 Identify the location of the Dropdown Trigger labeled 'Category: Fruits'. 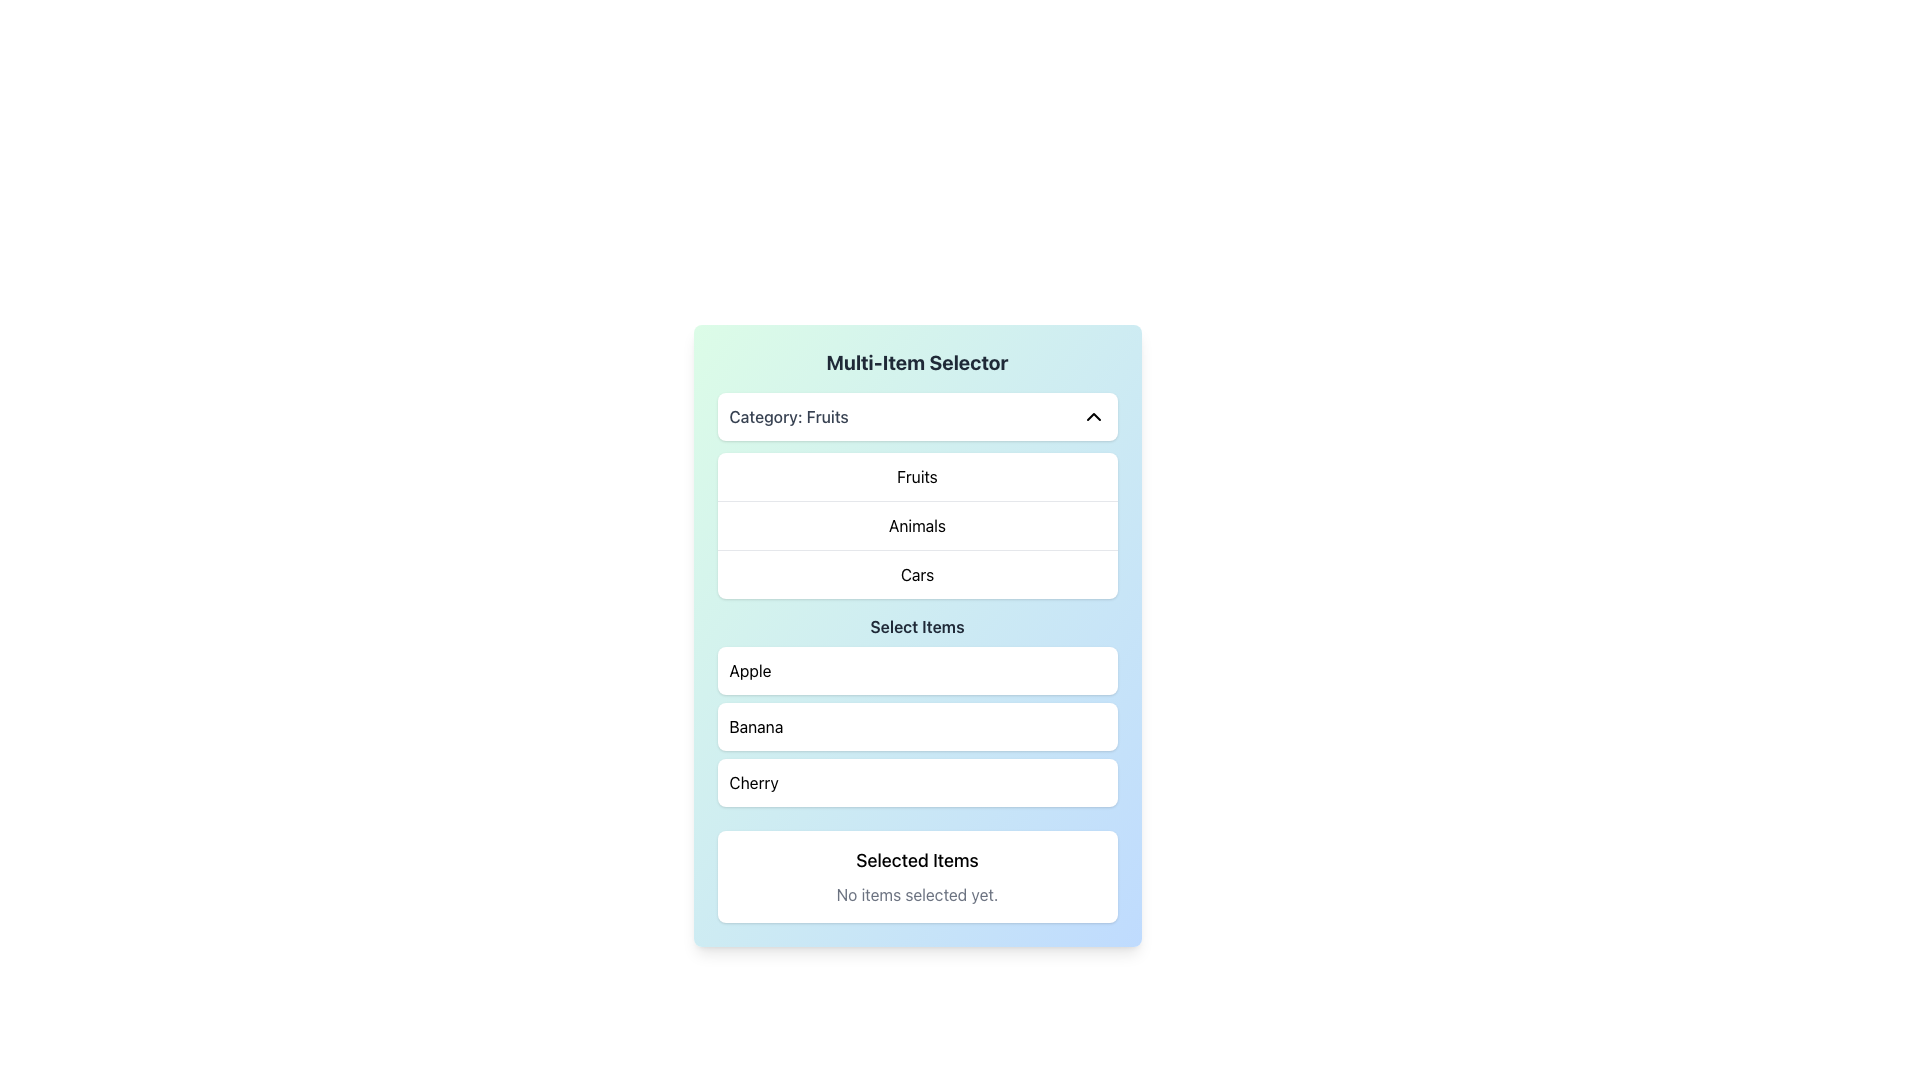
(916, 415).